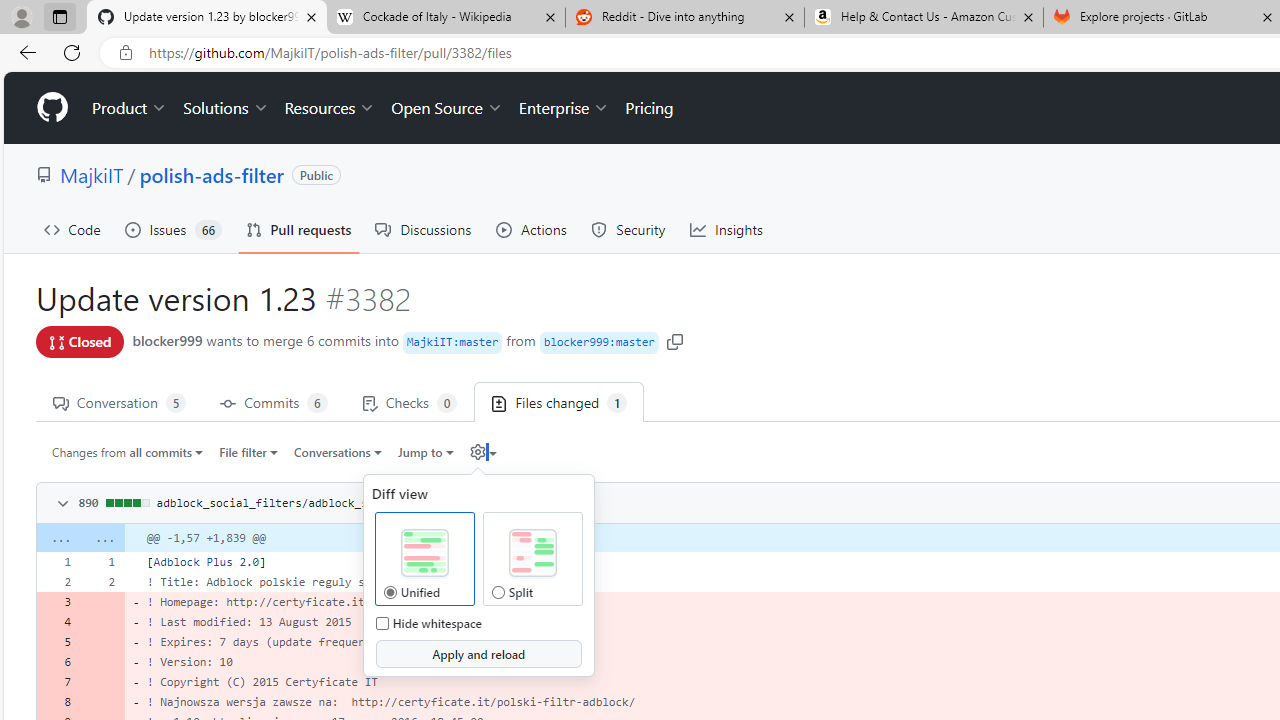 The height and width of the screenshot is (720, 1280). Describe the element at coordinates (445, 108) in the screenshot. I see `'Open Source'` at that location.